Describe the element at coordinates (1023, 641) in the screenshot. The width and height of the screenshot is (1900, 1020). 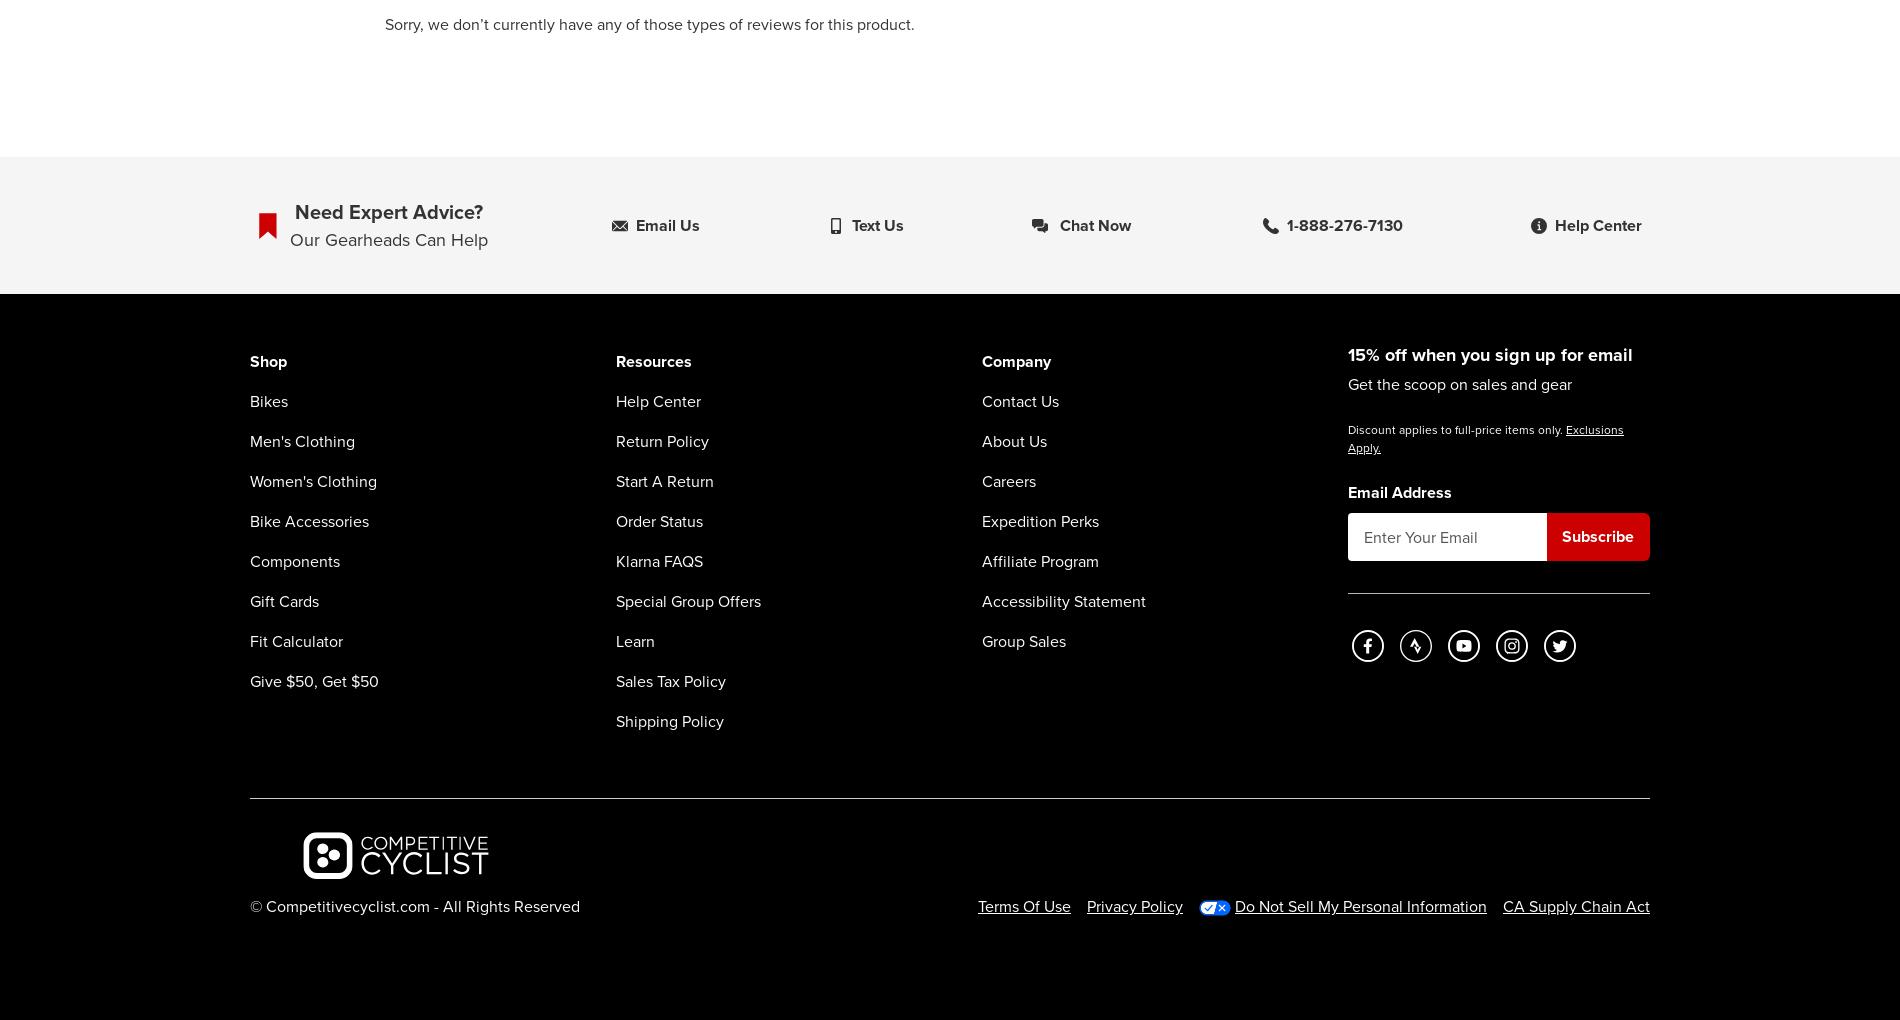
I see `'Group Sales'` at that location.